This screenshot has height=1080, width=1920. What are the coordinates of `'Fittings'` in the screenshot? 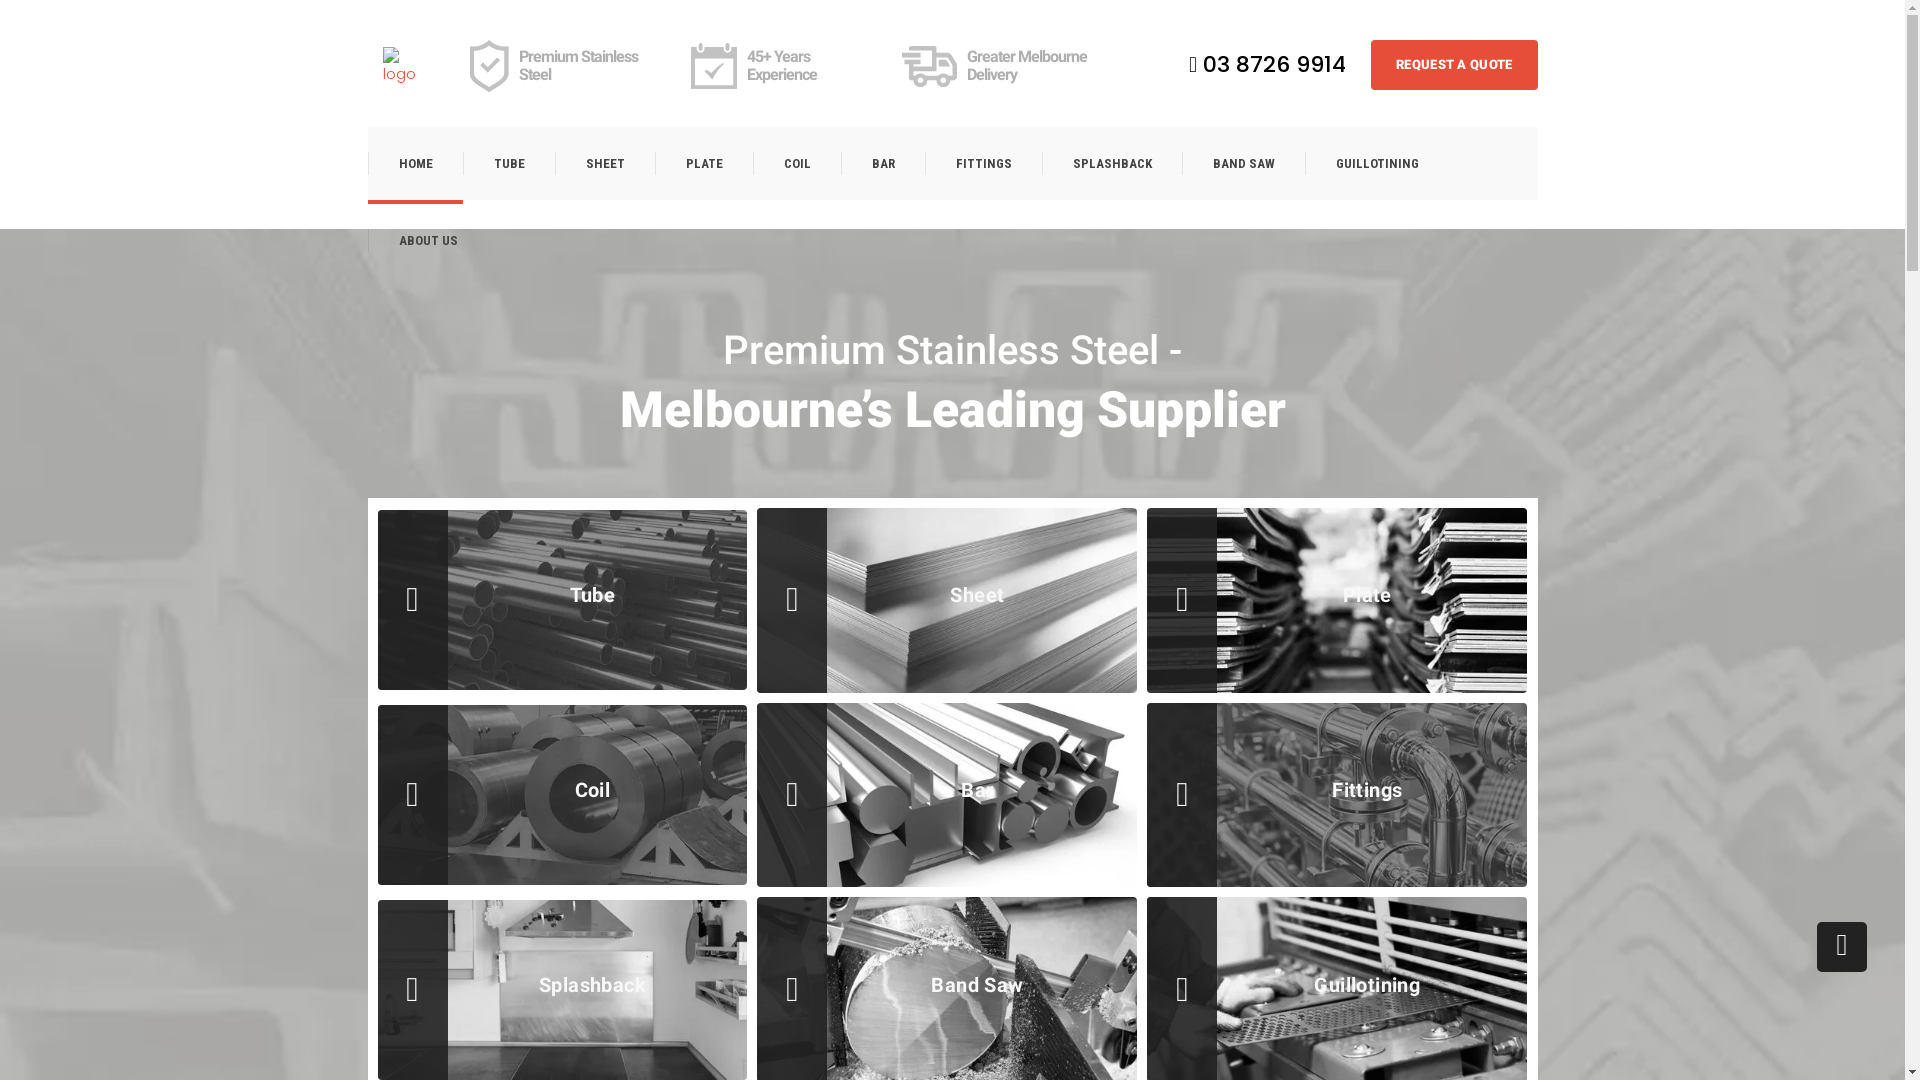 It's located at (1366, 789).